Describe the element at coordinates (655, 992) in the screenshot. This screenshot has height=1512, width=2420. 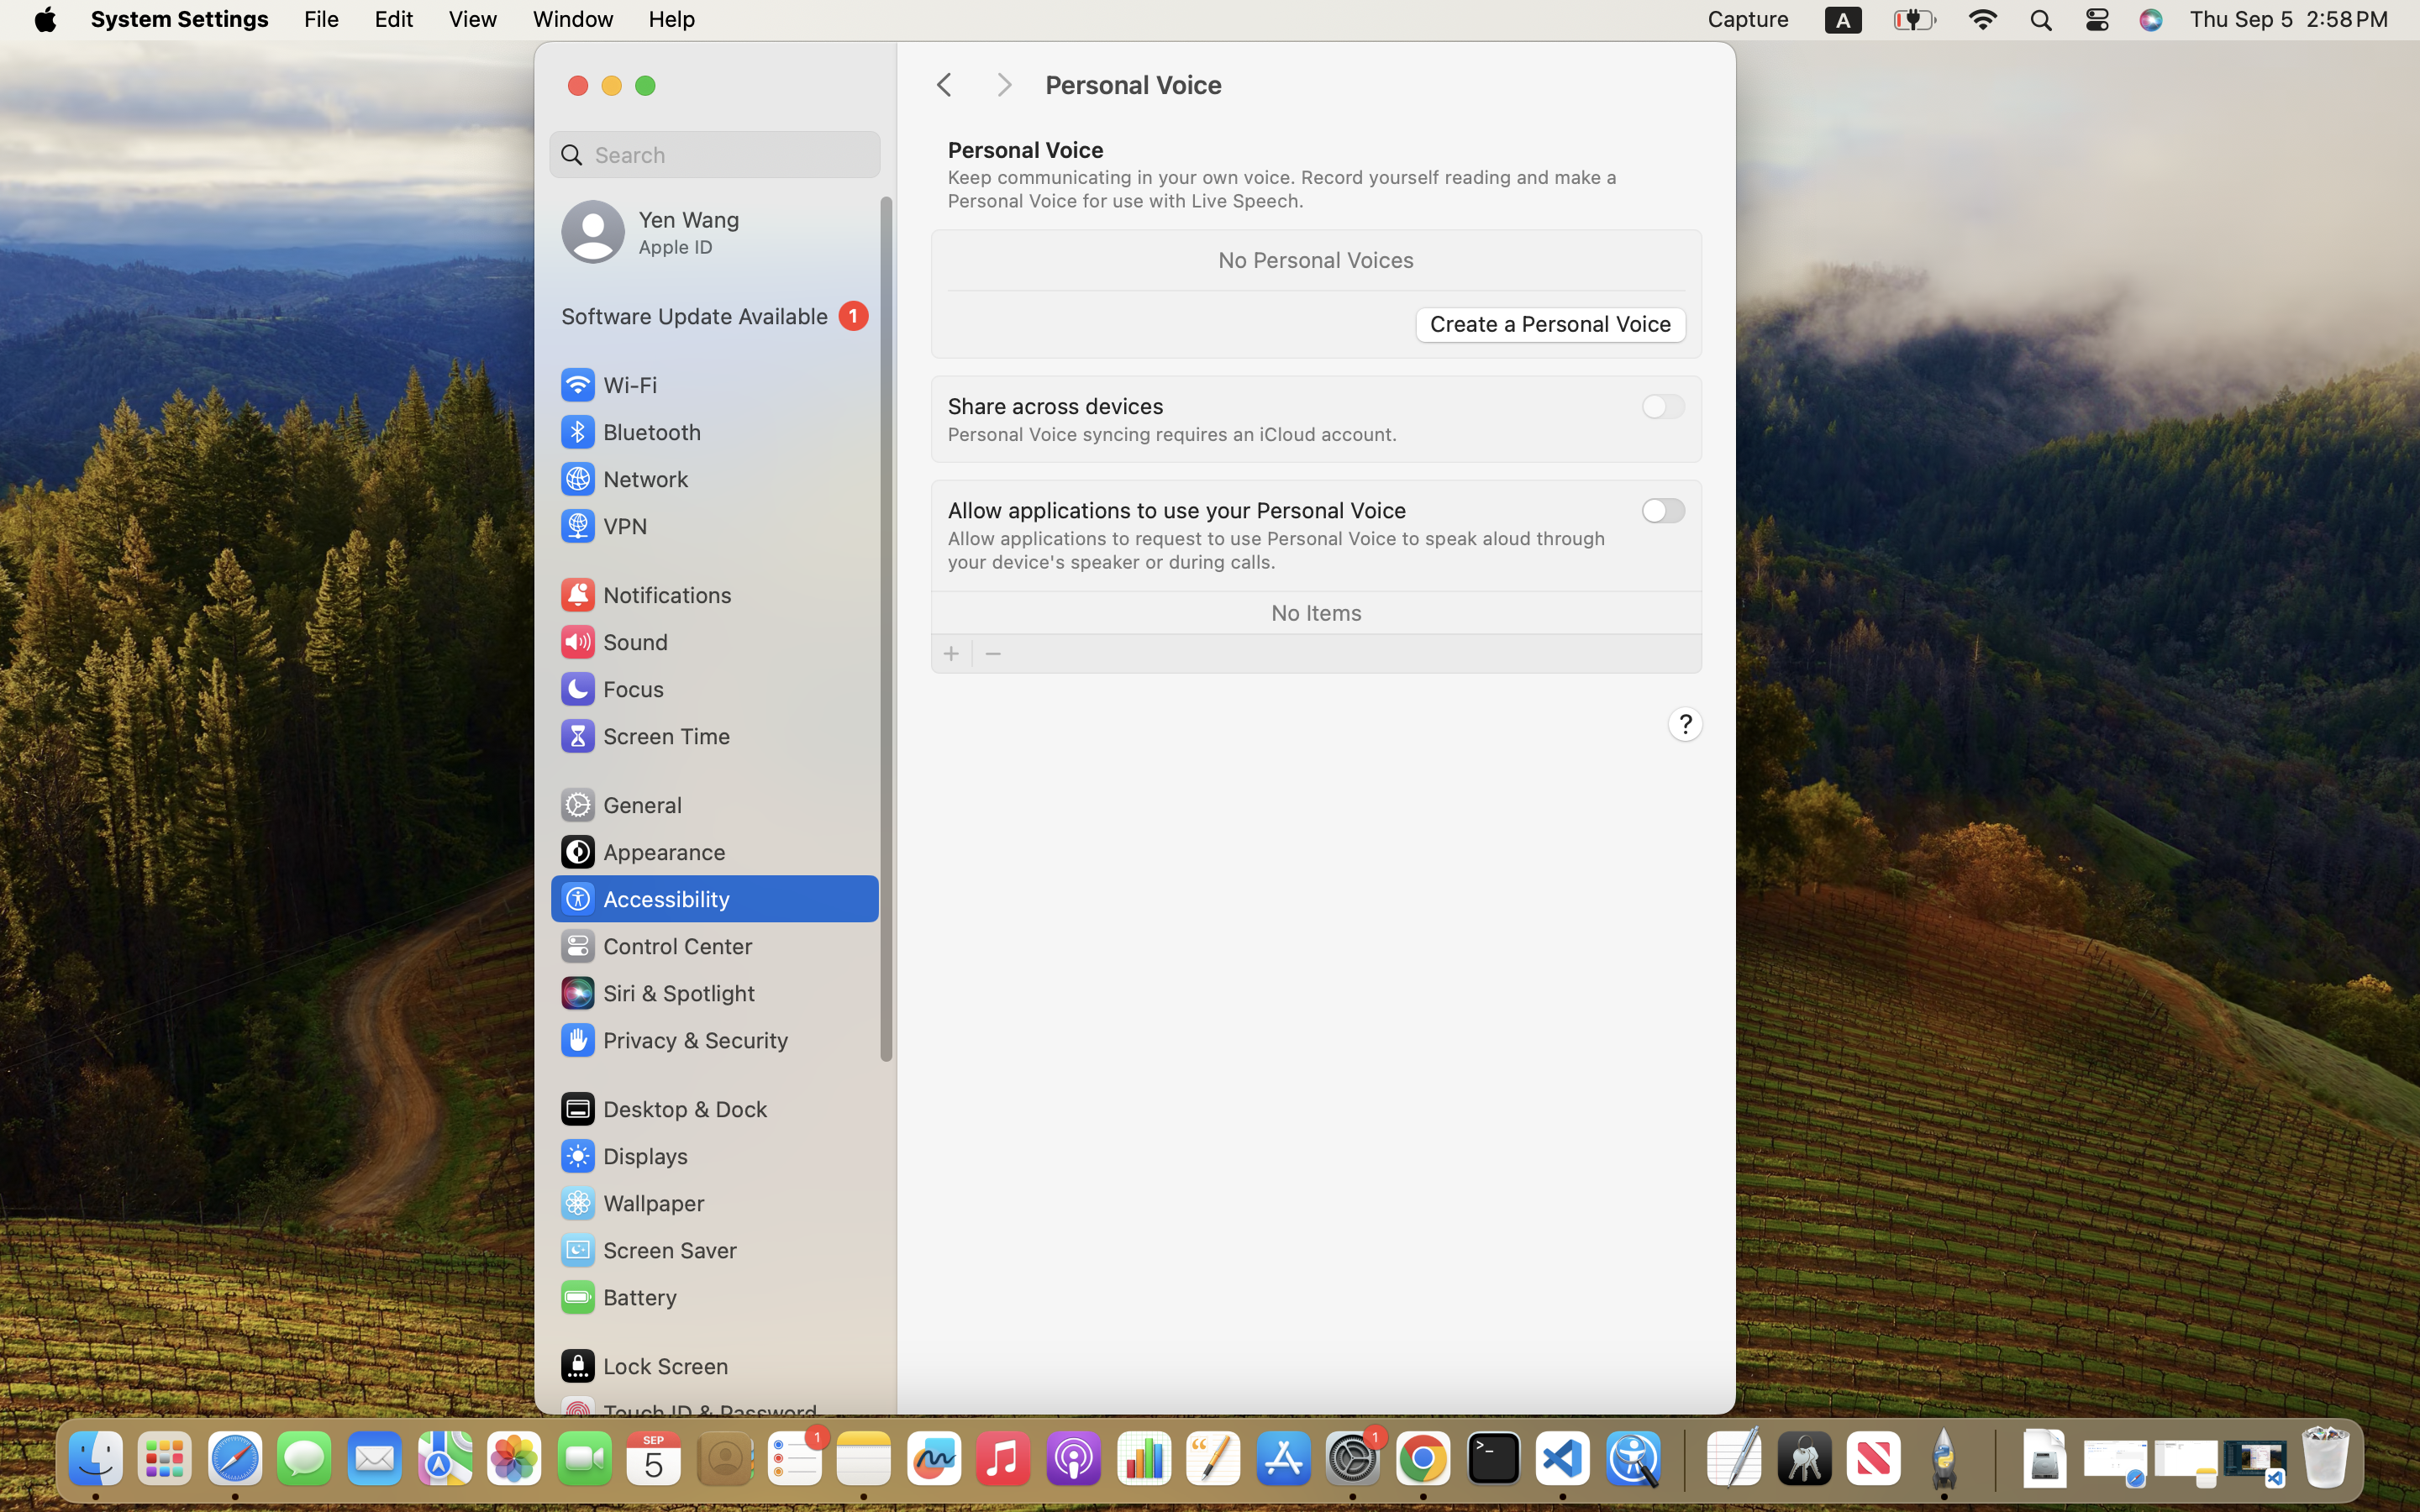
I see `'Siri & Spotlight'` at that location.